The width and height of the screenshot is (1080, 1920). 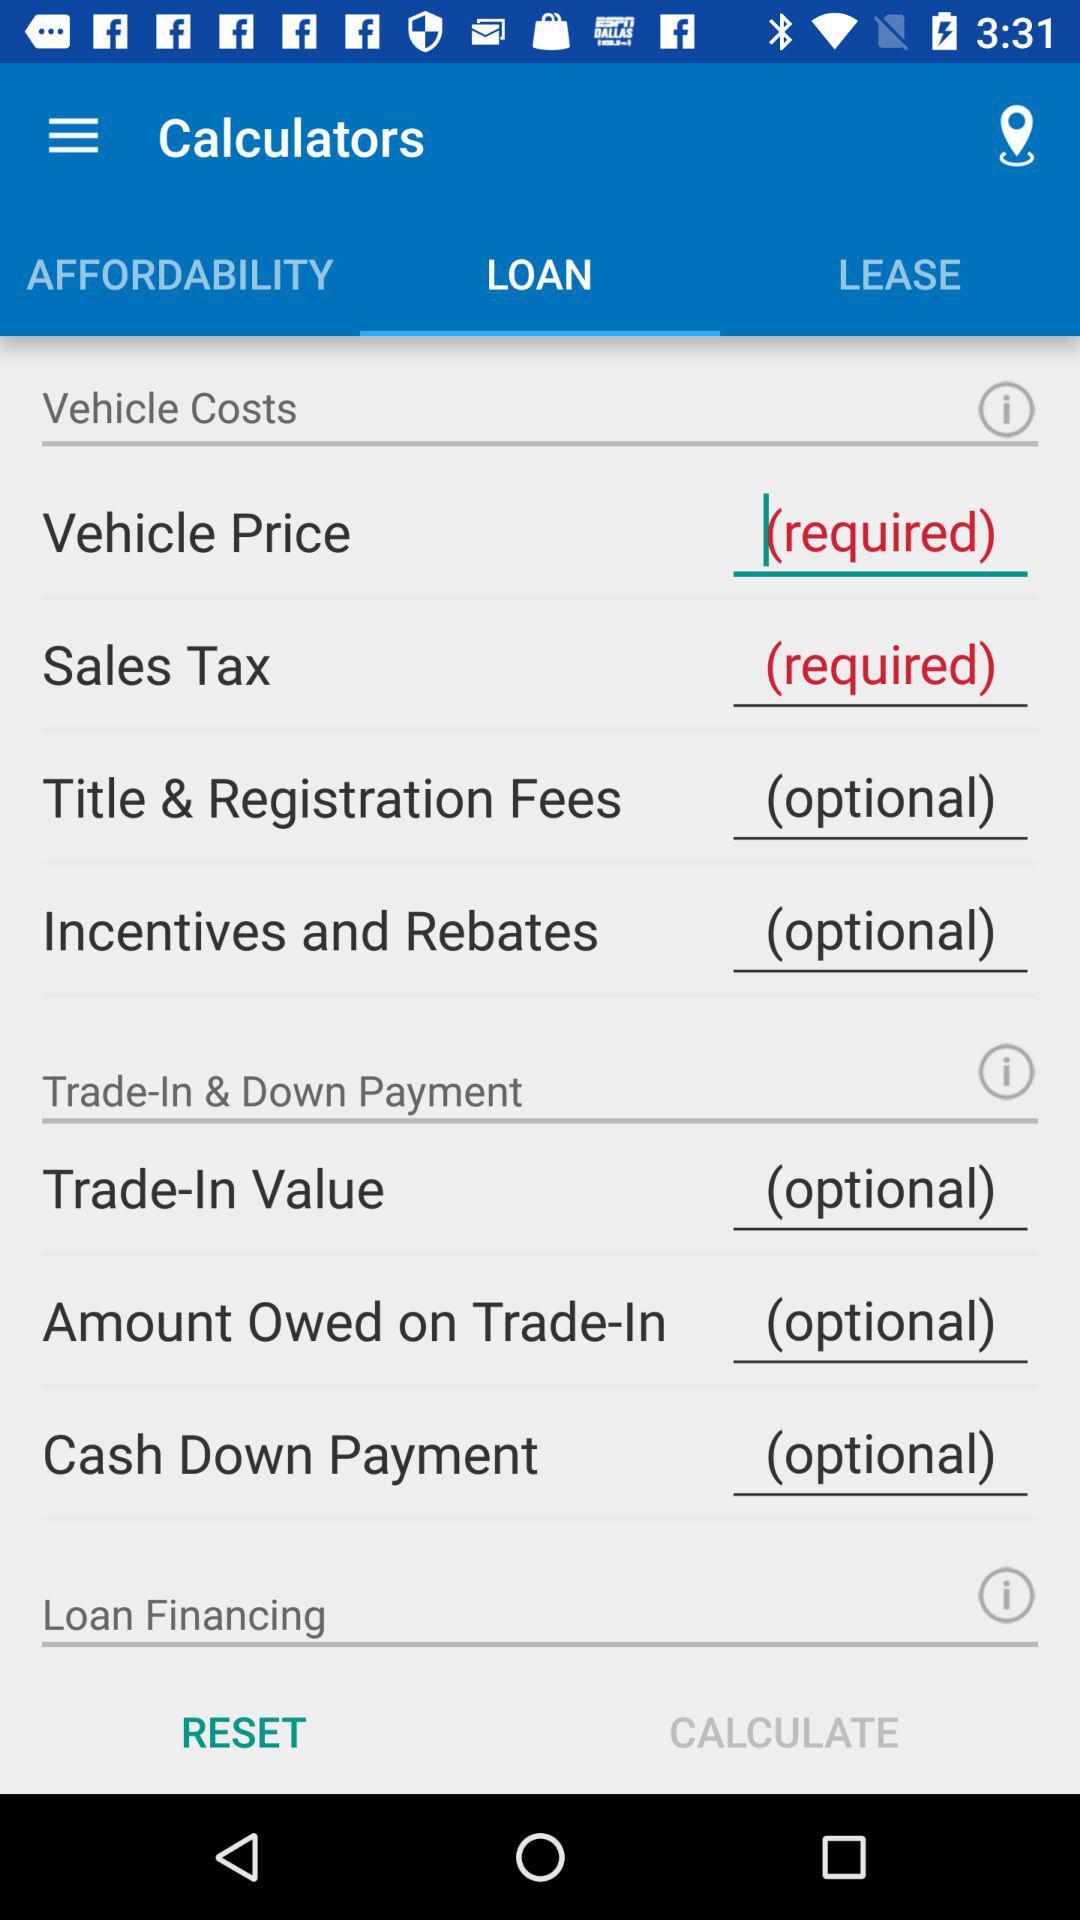 What do you see at coordinates (1006, 1594) in the screenshot?
I see `the info icon` at bounding box center [1006, 1594].